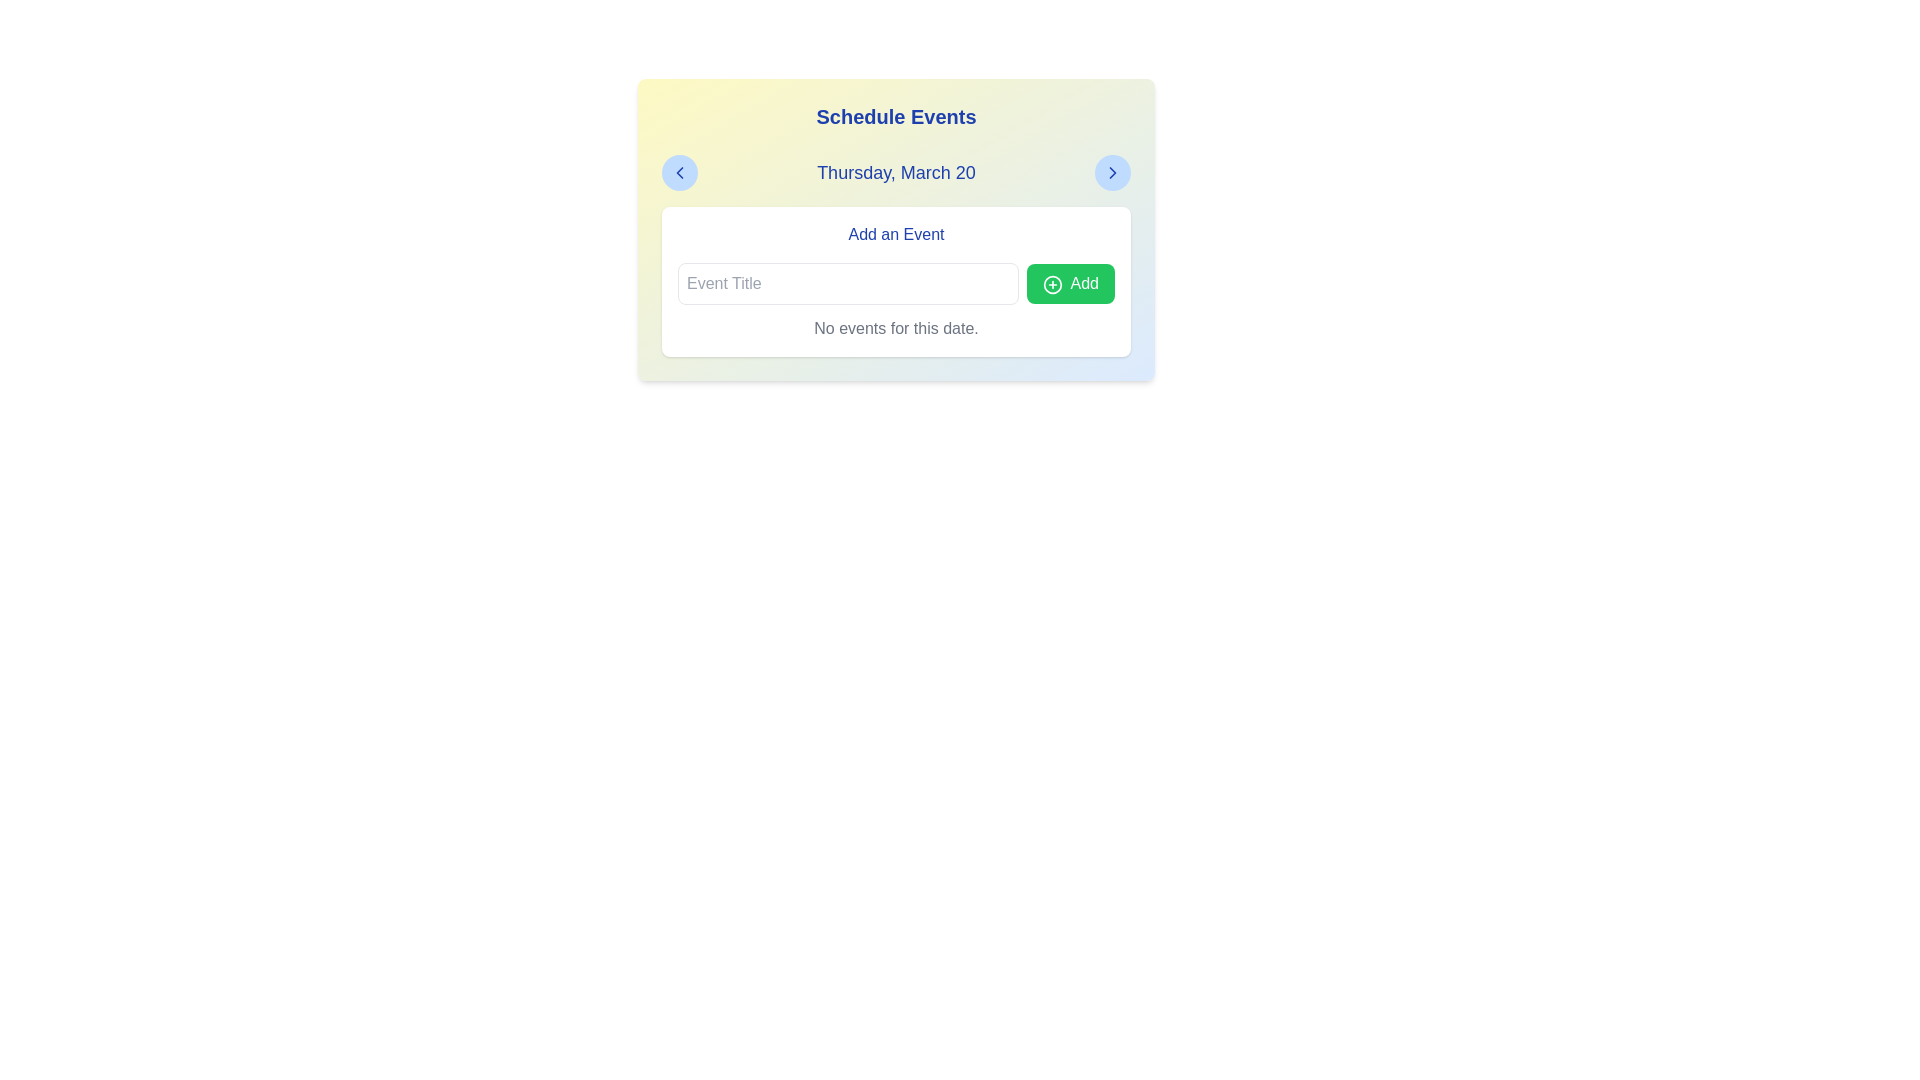 Image resolution: width=1920 pixels, height=1080 pixels. Describe the element at coordinates (1069, 284) in the screenshot. I see `the 'Add' button, which is a vibrant green rounded rectangular button with white text and a plus sign icon, located adjacent to the 'Event Title' text input field` at that location.